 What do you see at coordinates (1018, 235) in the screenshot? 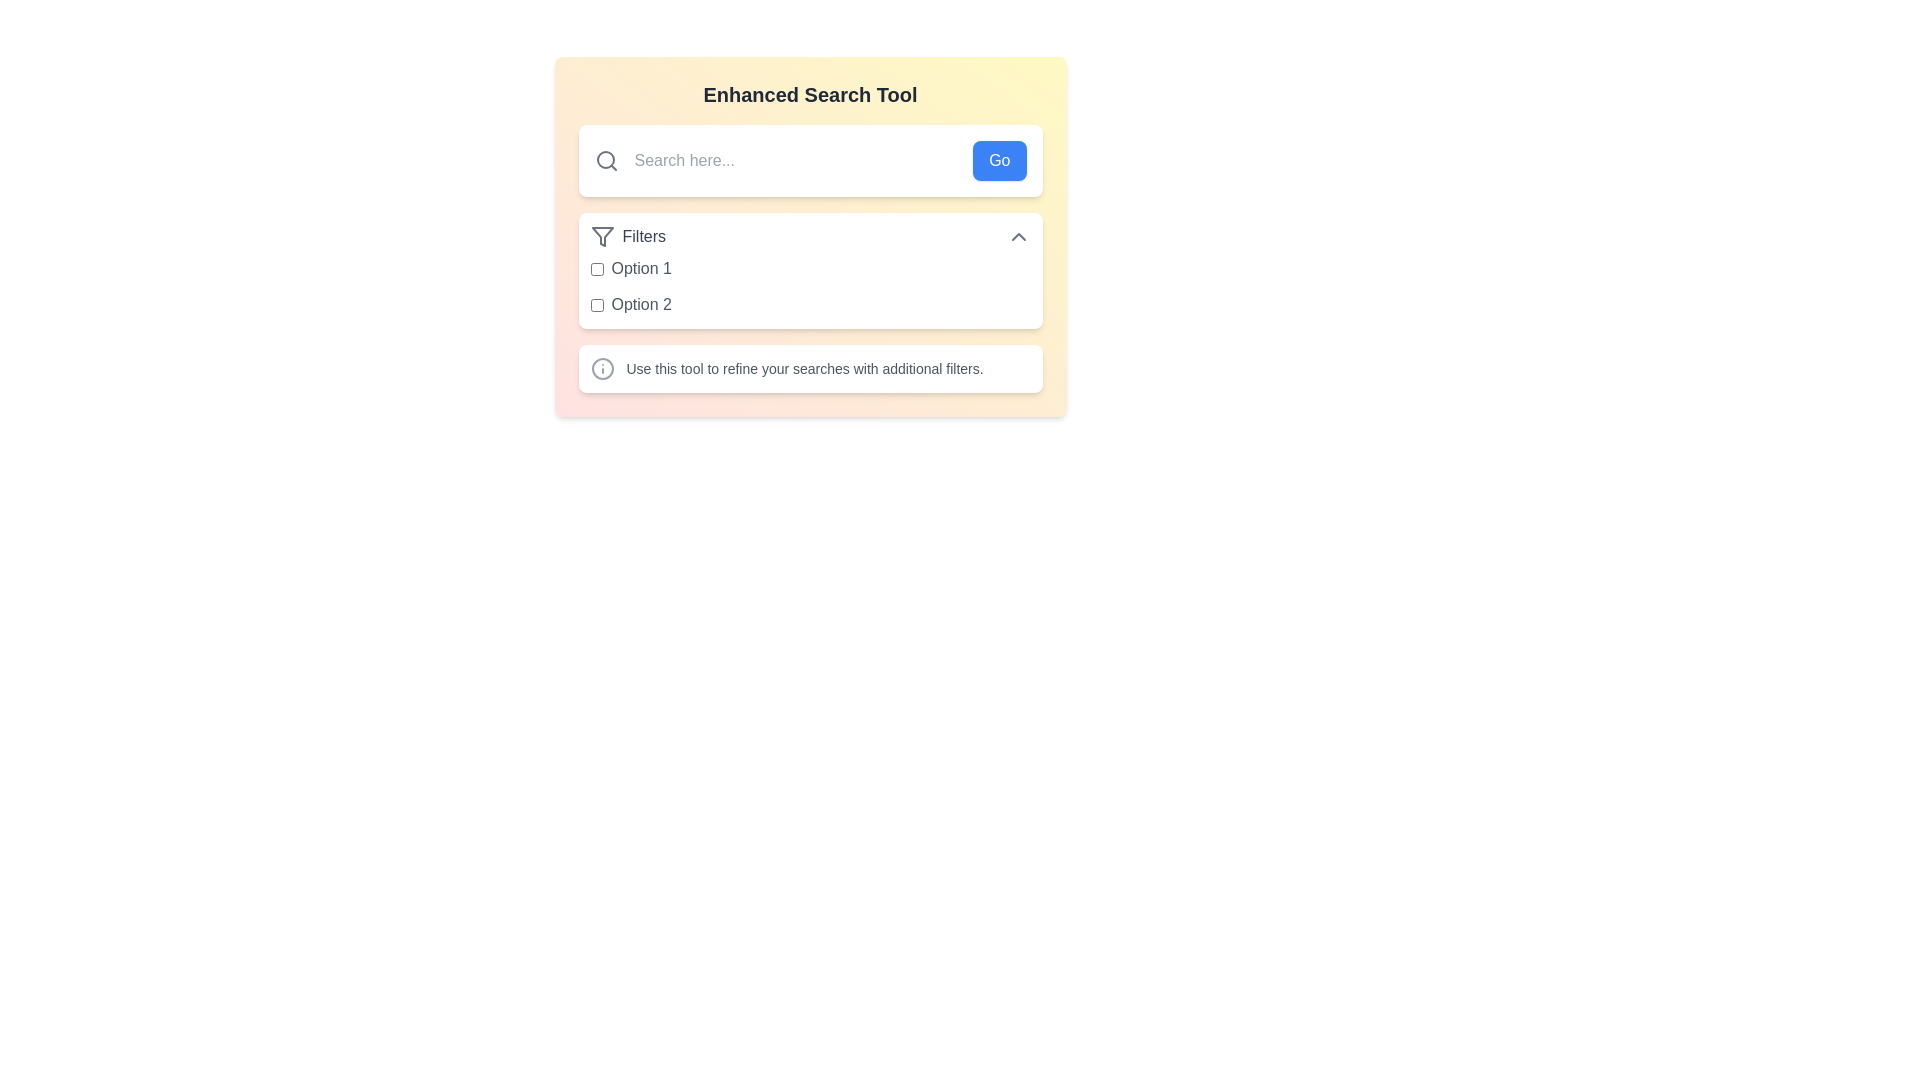
I see `the icon at the far right of the 'Filters' section` at bounding box center [1018, 235].